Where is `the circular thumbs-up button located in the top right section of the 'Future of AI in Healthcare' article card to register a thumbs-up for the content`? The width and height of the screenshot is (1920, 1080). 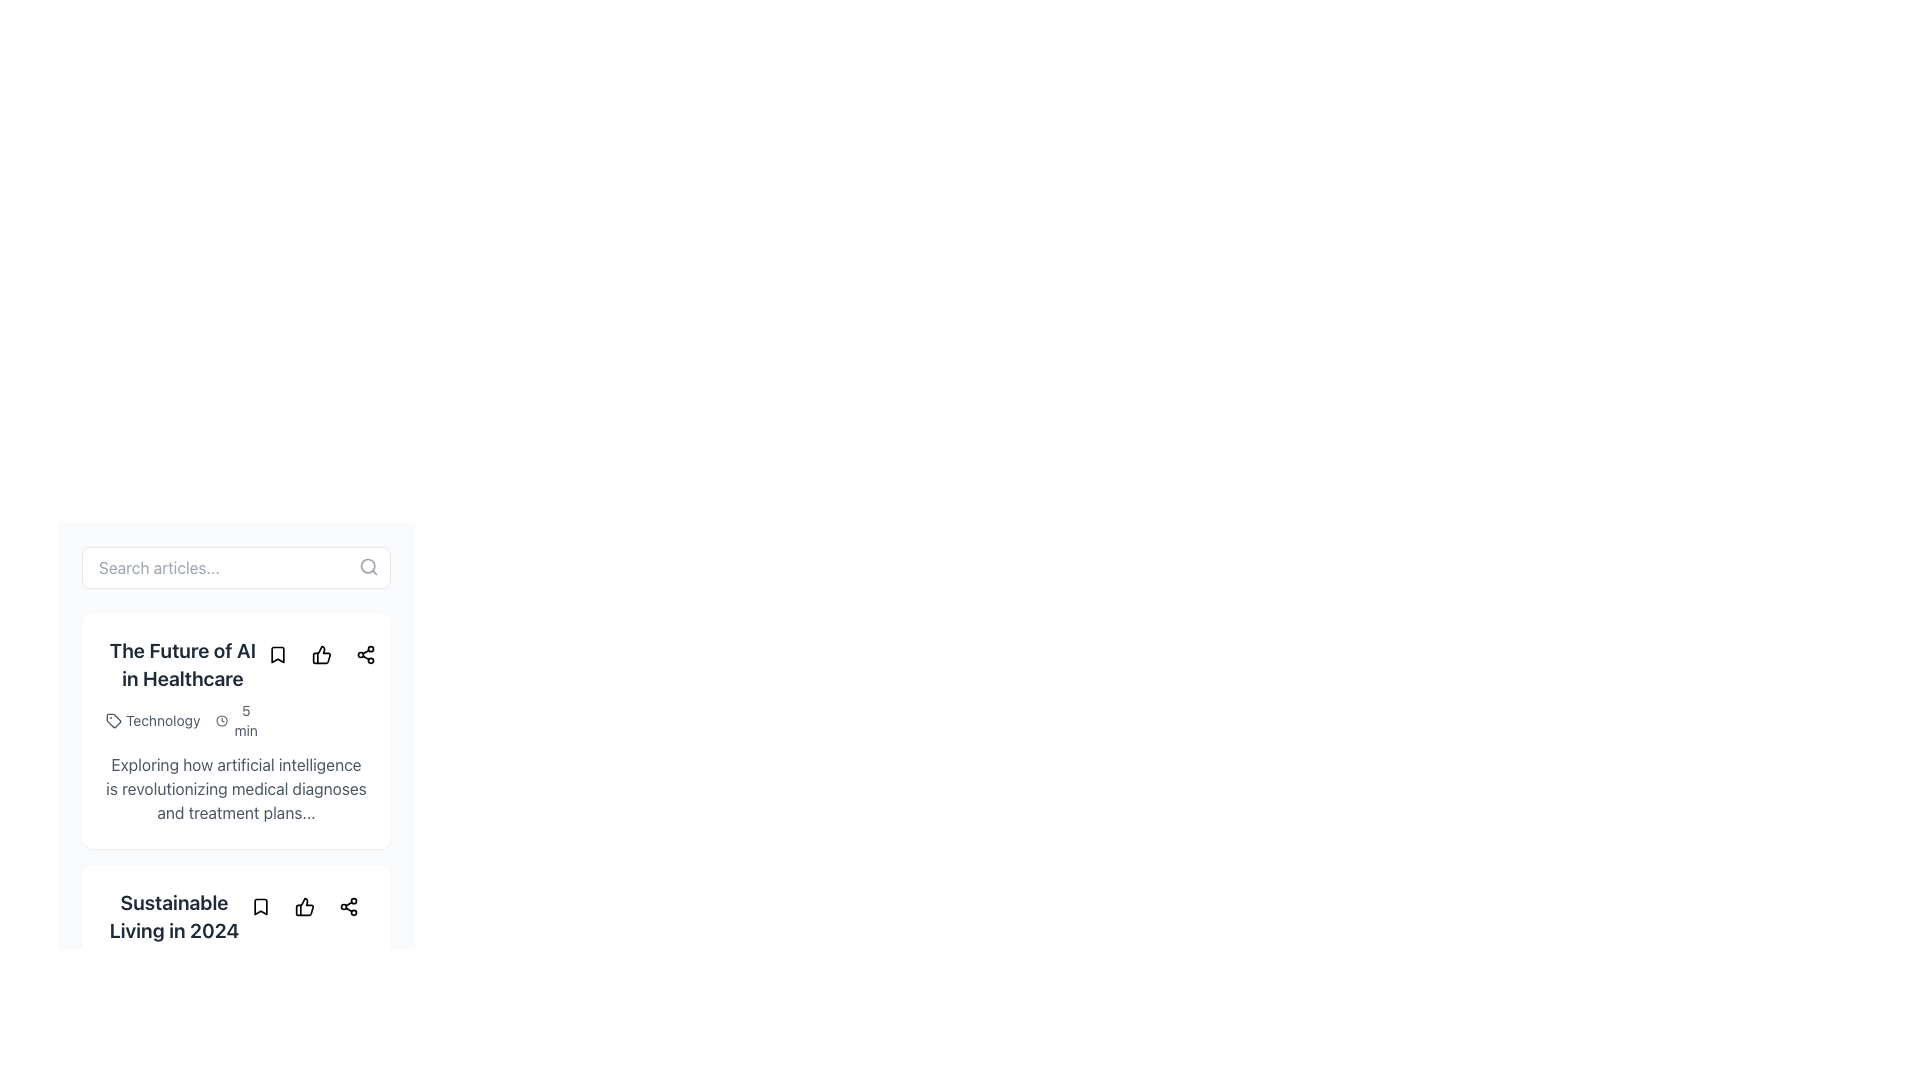 the circular thumbs-up button located in the top right section of the 'Future of AI in Healthcare' article card to register a thumbs-up for the content is located at coordinates (321, 655).